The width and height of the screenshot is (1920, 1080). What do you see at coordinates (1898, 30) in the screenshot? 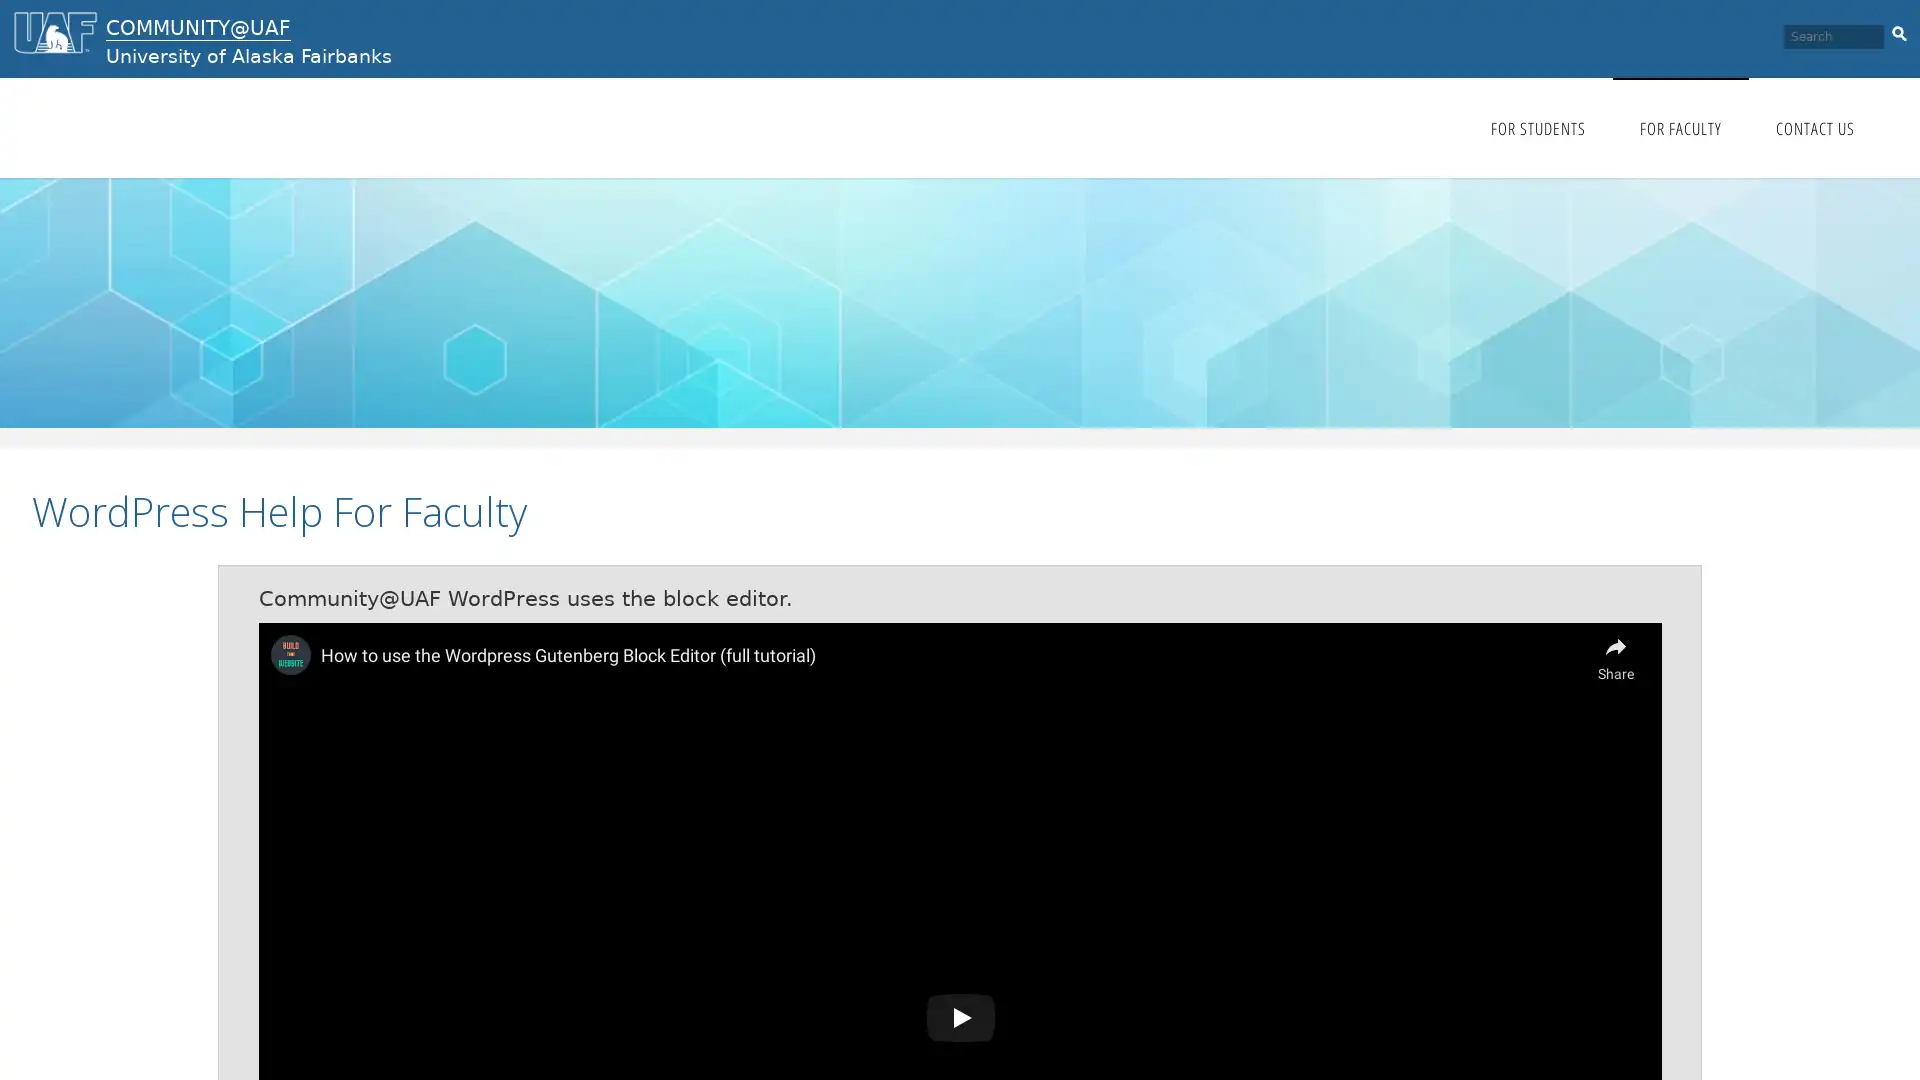
I see `search` at bounding box center [1898, 30].